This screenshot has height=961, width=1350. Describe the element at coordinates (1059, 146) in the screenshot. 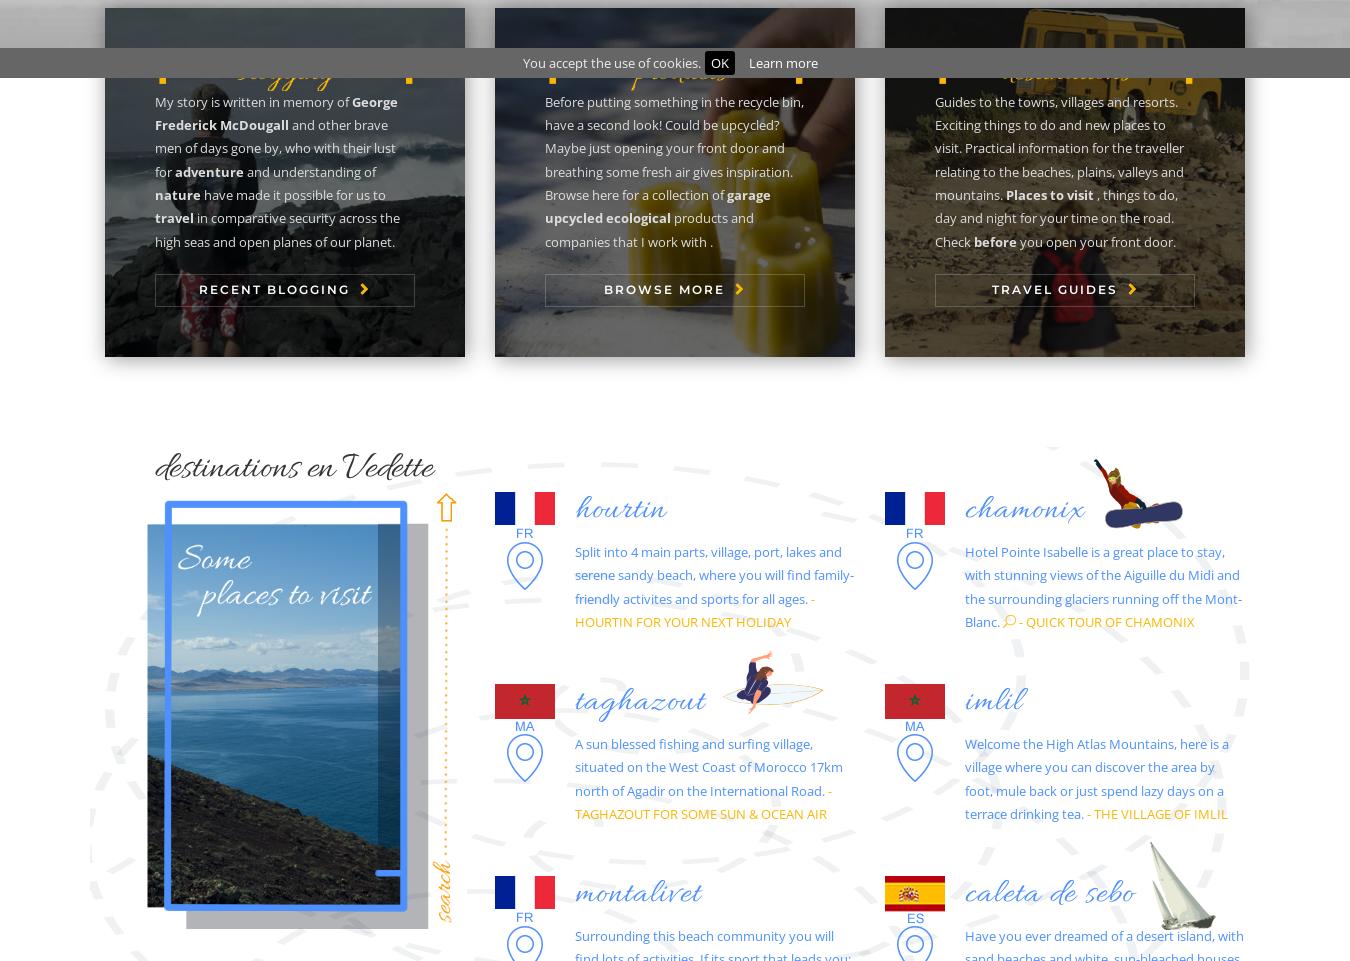

I see `'Guides to the towns, villages and resorts. Exciting things to do and new places to visit. Practical information for the traveller relating to the beaches, plains, valleys and mountains.'` at that location.